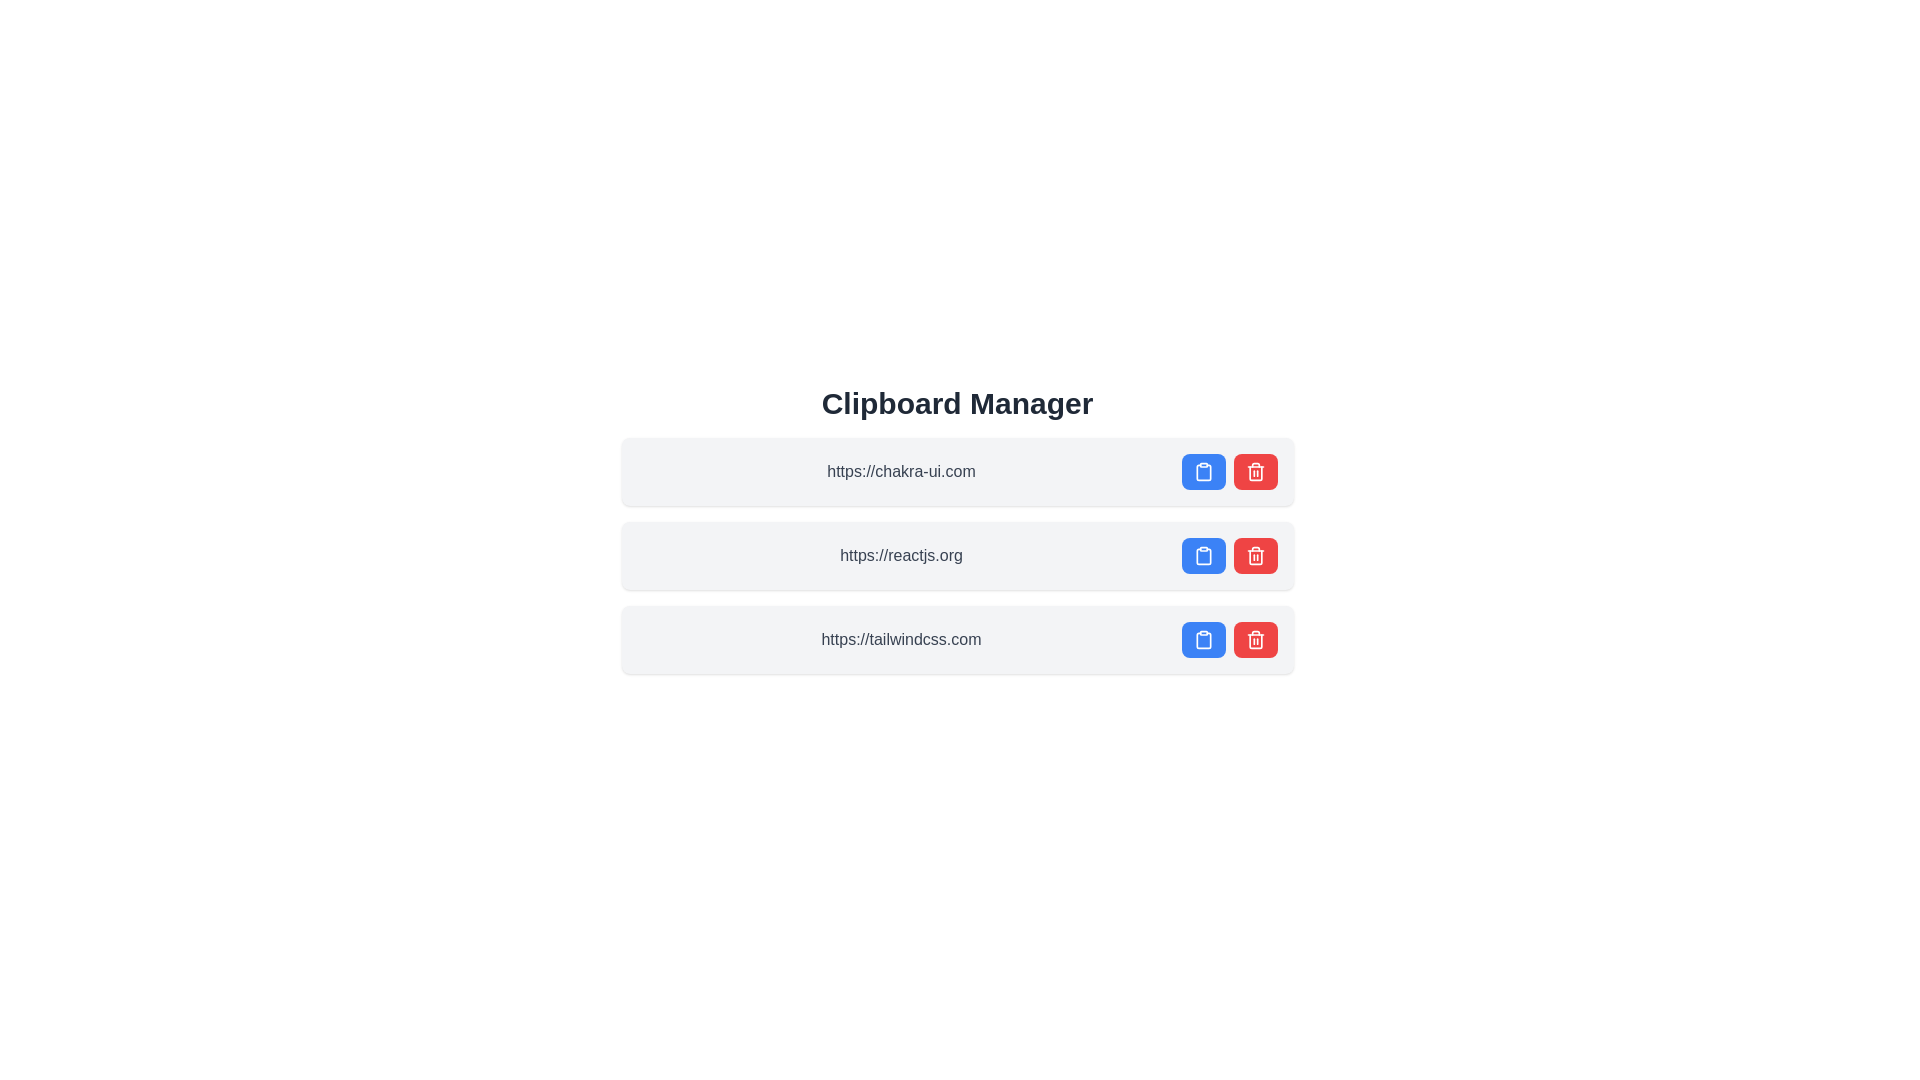  Describe the element at coordinates (1202, 555) in the screenshot. I see `the square-shaped button with a blue background and white clipboard icon to copy text` at that location.